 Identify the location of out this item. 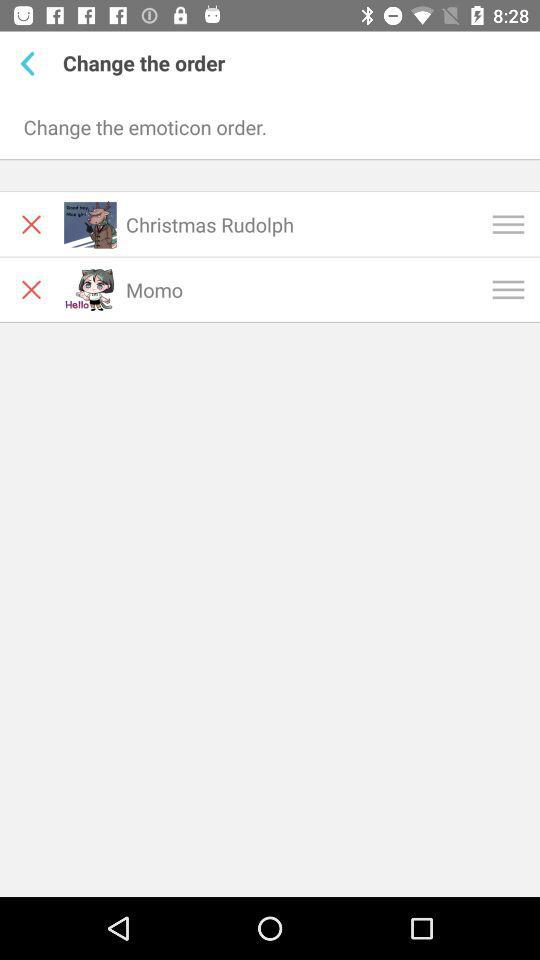
(30, 288).